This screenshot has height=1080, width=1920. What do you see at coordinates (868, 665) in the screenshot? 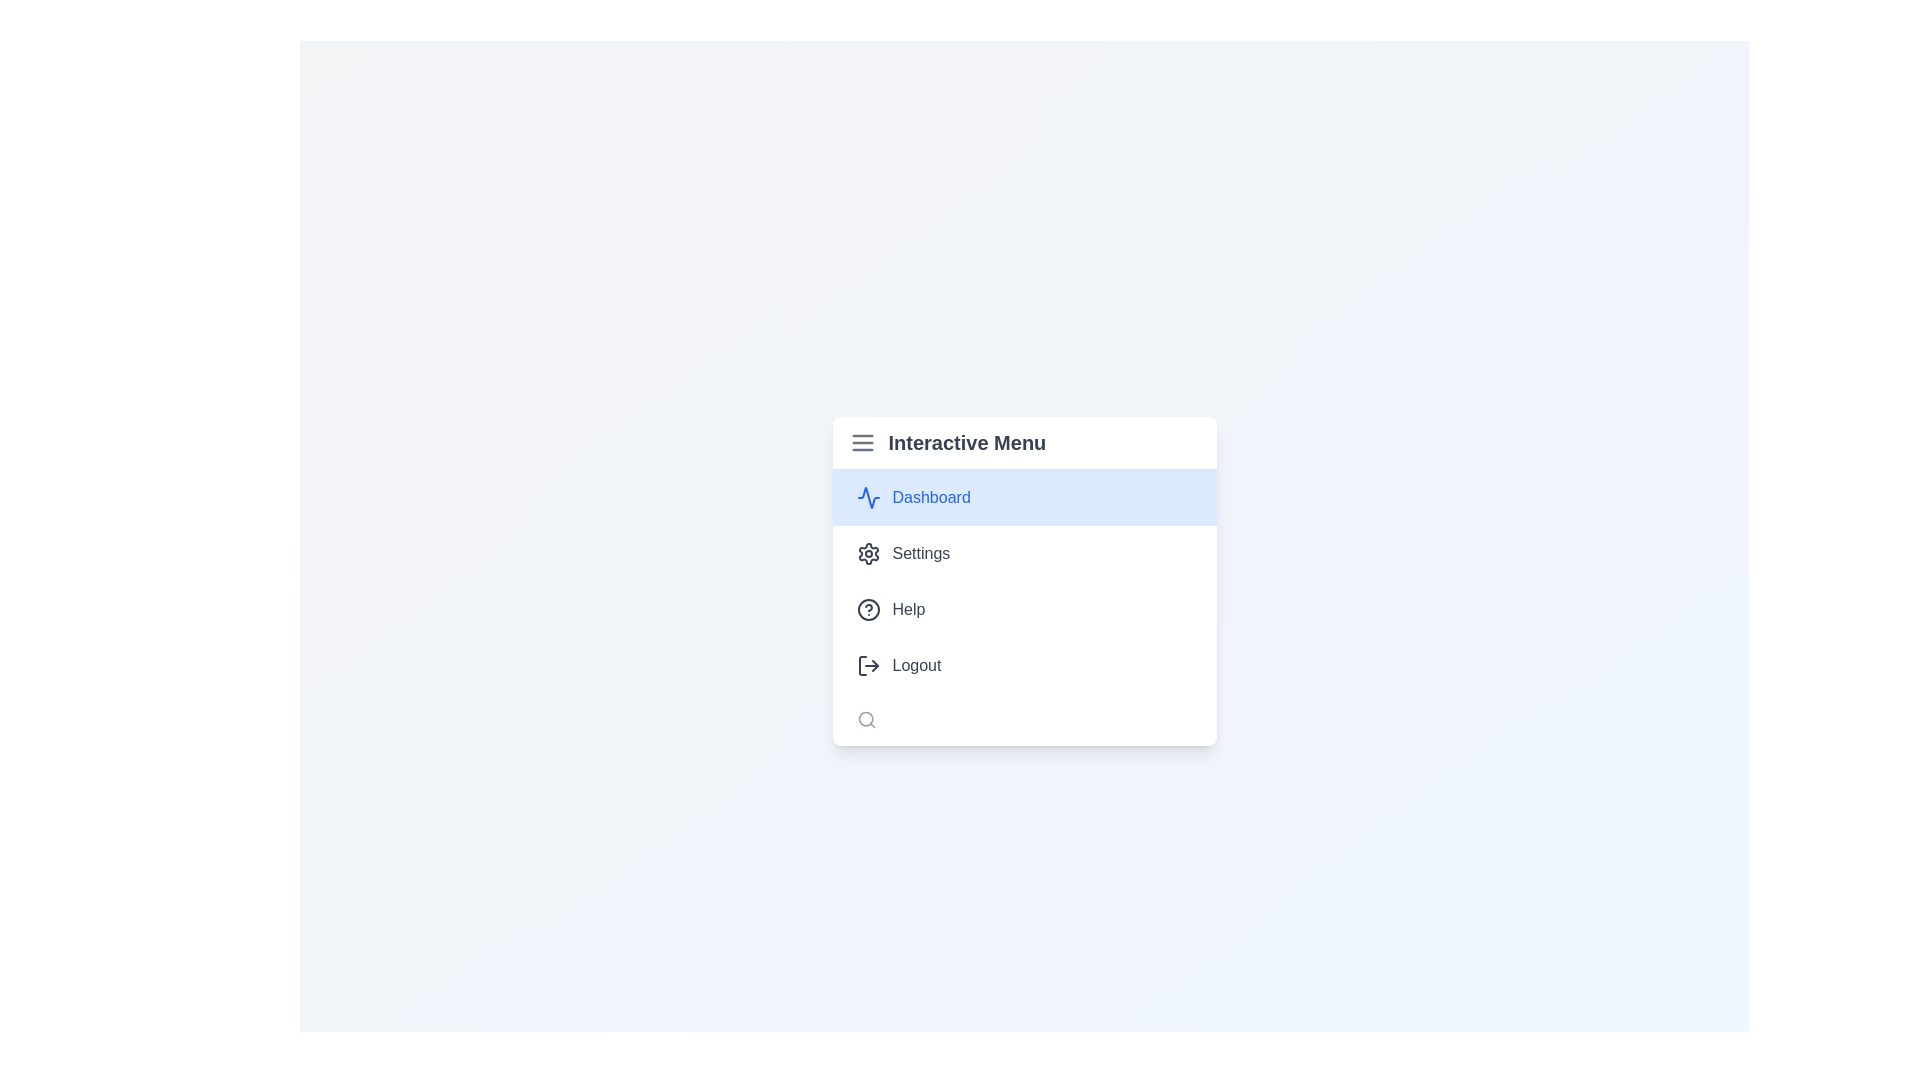
I see `the visual representation of the Logout icon, which features a right-pointing arrow within an open-ended square outline, located to the left of the 'Logout' text in the vertical menu` at bounding box center [868, 665].